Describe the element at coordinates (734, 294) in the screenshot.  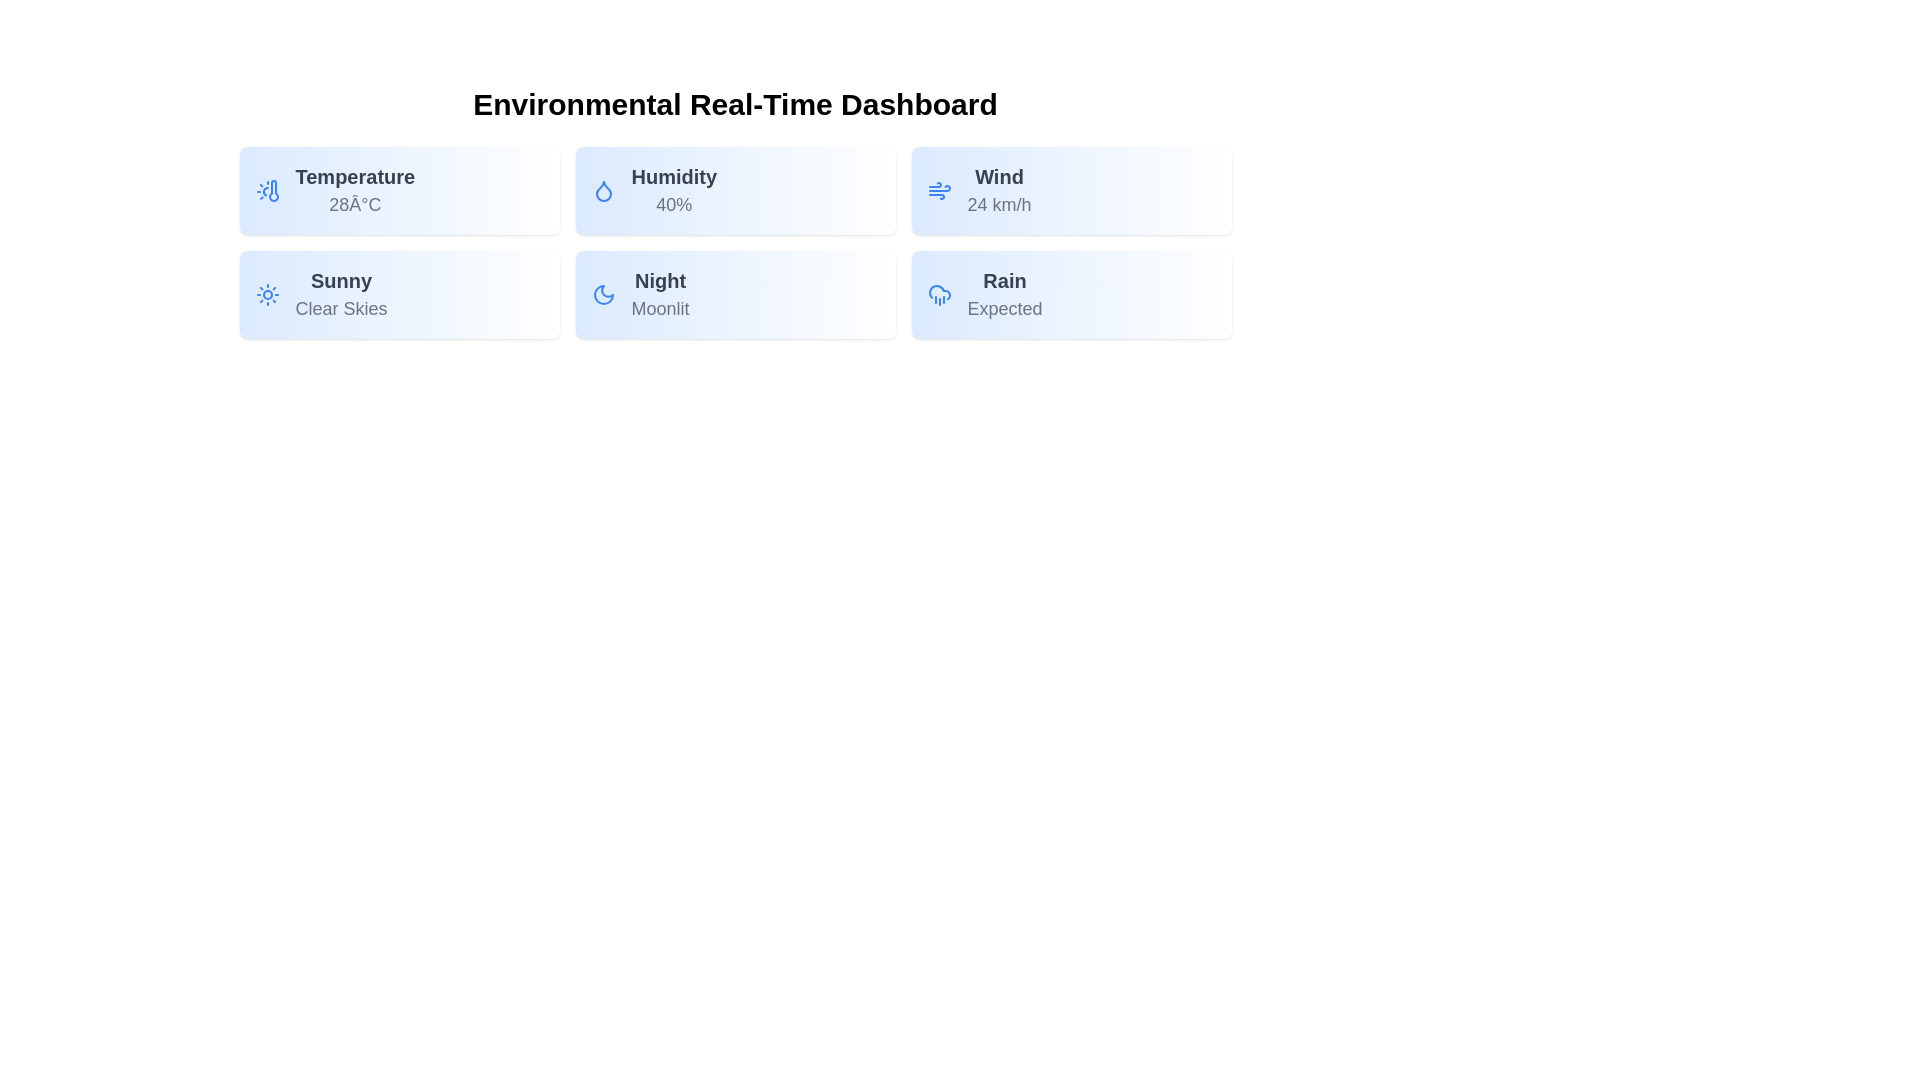
I see `the informational card that describes the weather condition 'Night' with the term 'Moonlit', located in the second row and third column of the grid, featuring a blue gradient background and rounded corners` at that location.